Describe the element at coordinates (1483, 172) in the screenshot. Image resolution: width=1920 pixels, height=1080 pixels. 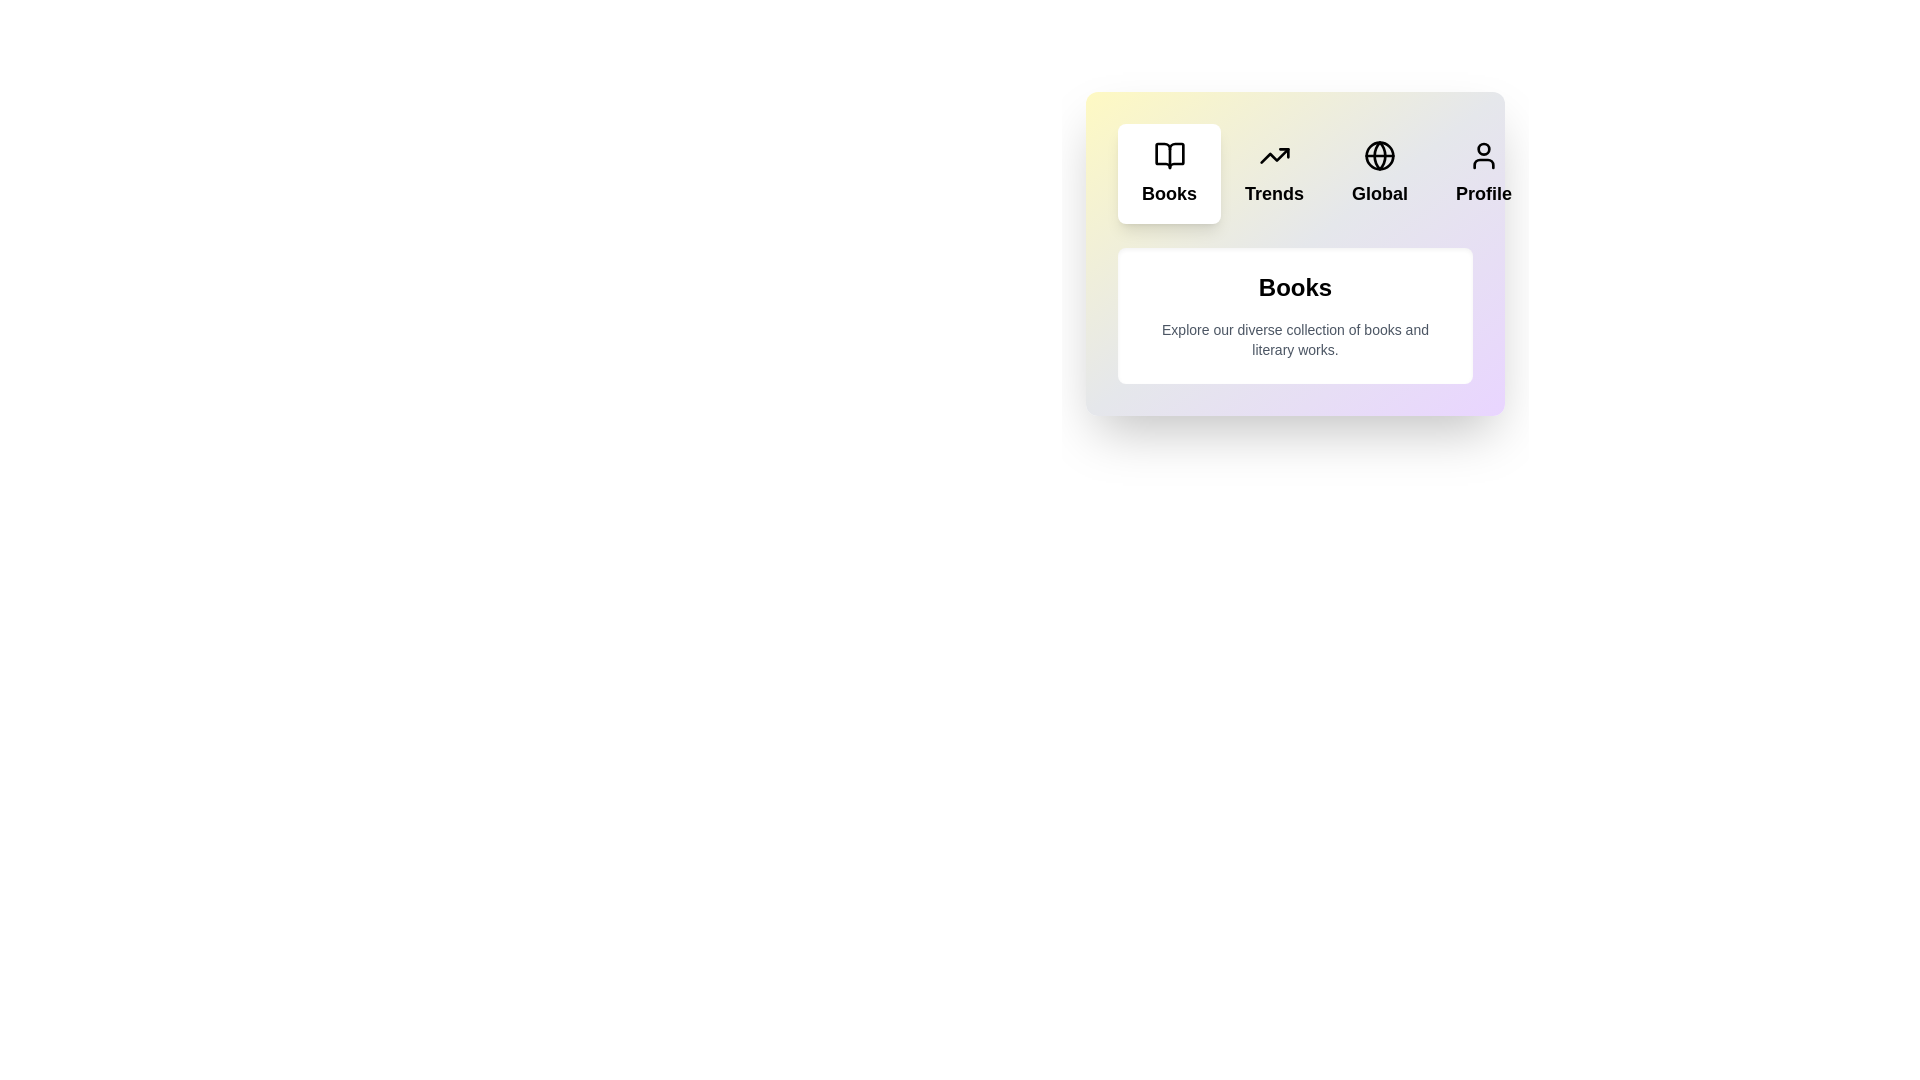
I see `the tab button labeled 'Profile' to observe its visual effect` at that location.